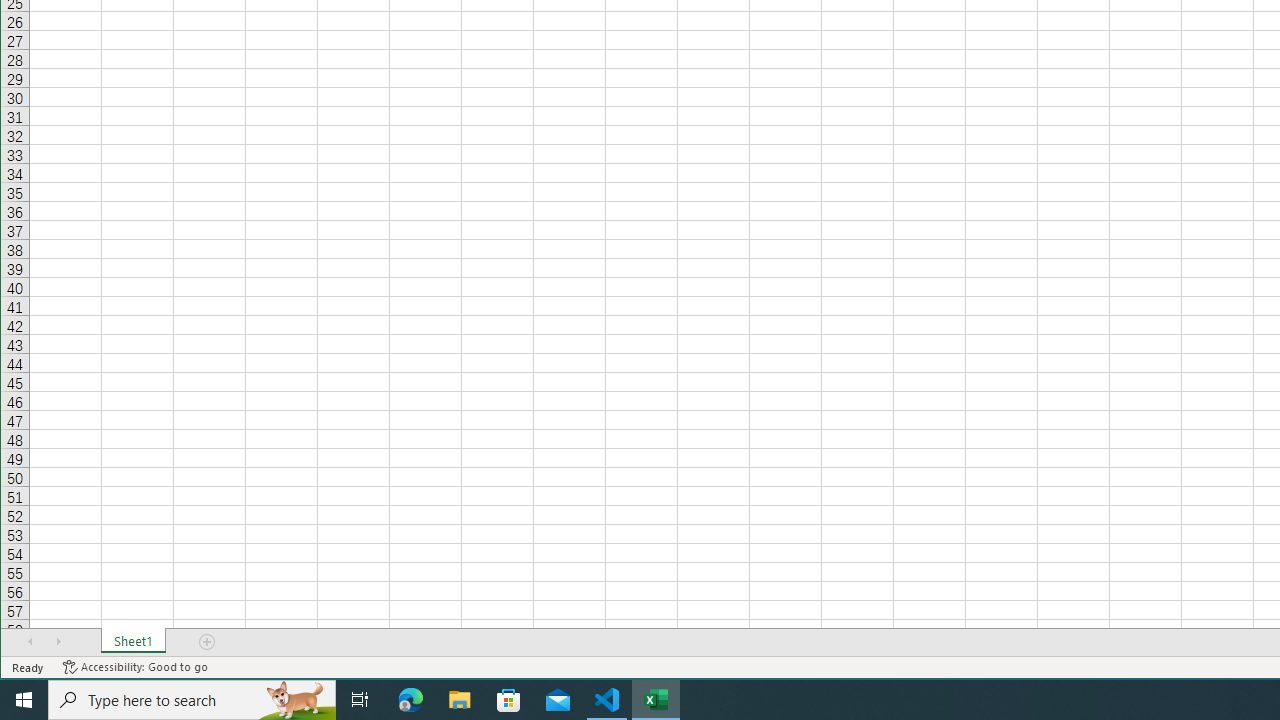  I want to click on 'Excel - 1 running window', so click(656, 698).